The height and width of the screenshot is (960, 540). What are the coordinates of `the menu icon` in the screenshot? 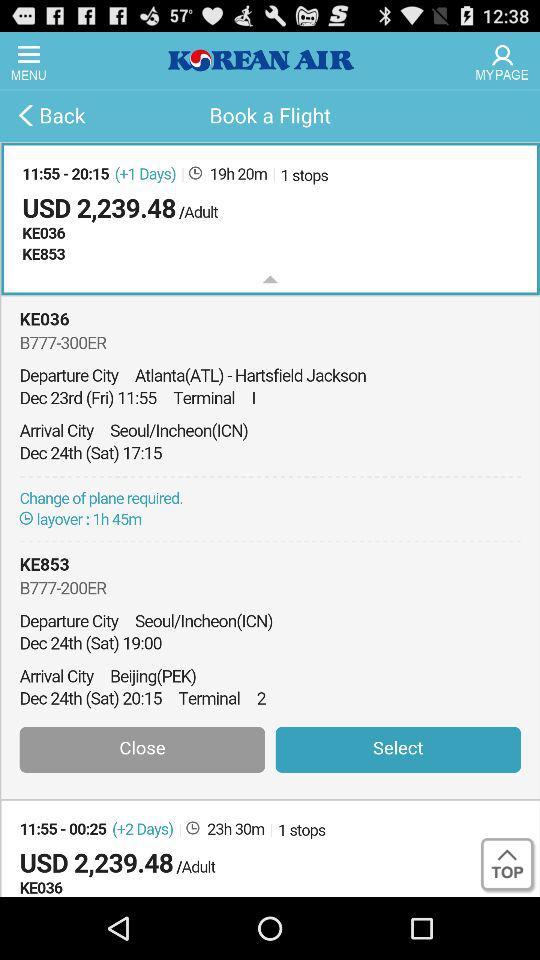 It's located at (27, 64).